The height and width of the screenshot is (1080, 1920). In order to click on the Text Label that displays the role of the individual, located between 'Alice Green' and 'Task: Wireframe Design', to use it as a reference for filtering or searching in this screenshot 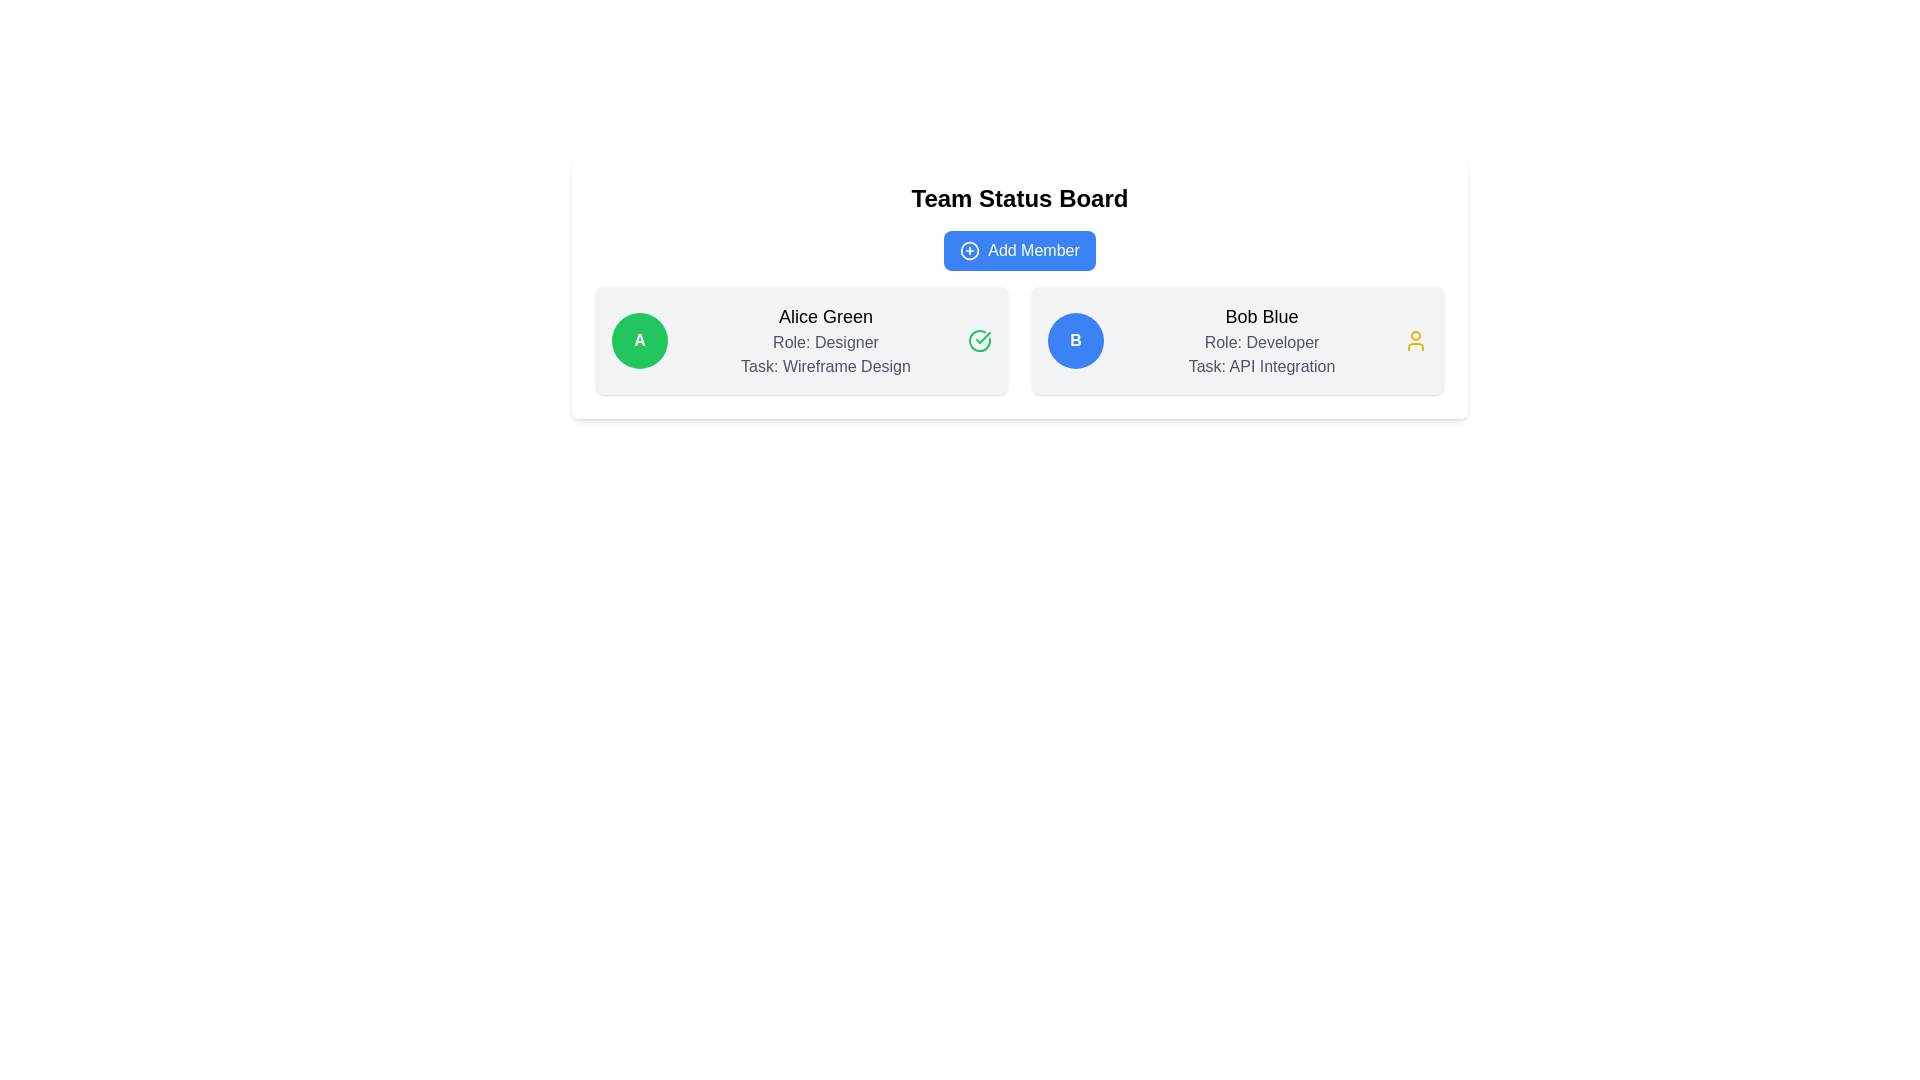, I will do `click(825, 342)`.